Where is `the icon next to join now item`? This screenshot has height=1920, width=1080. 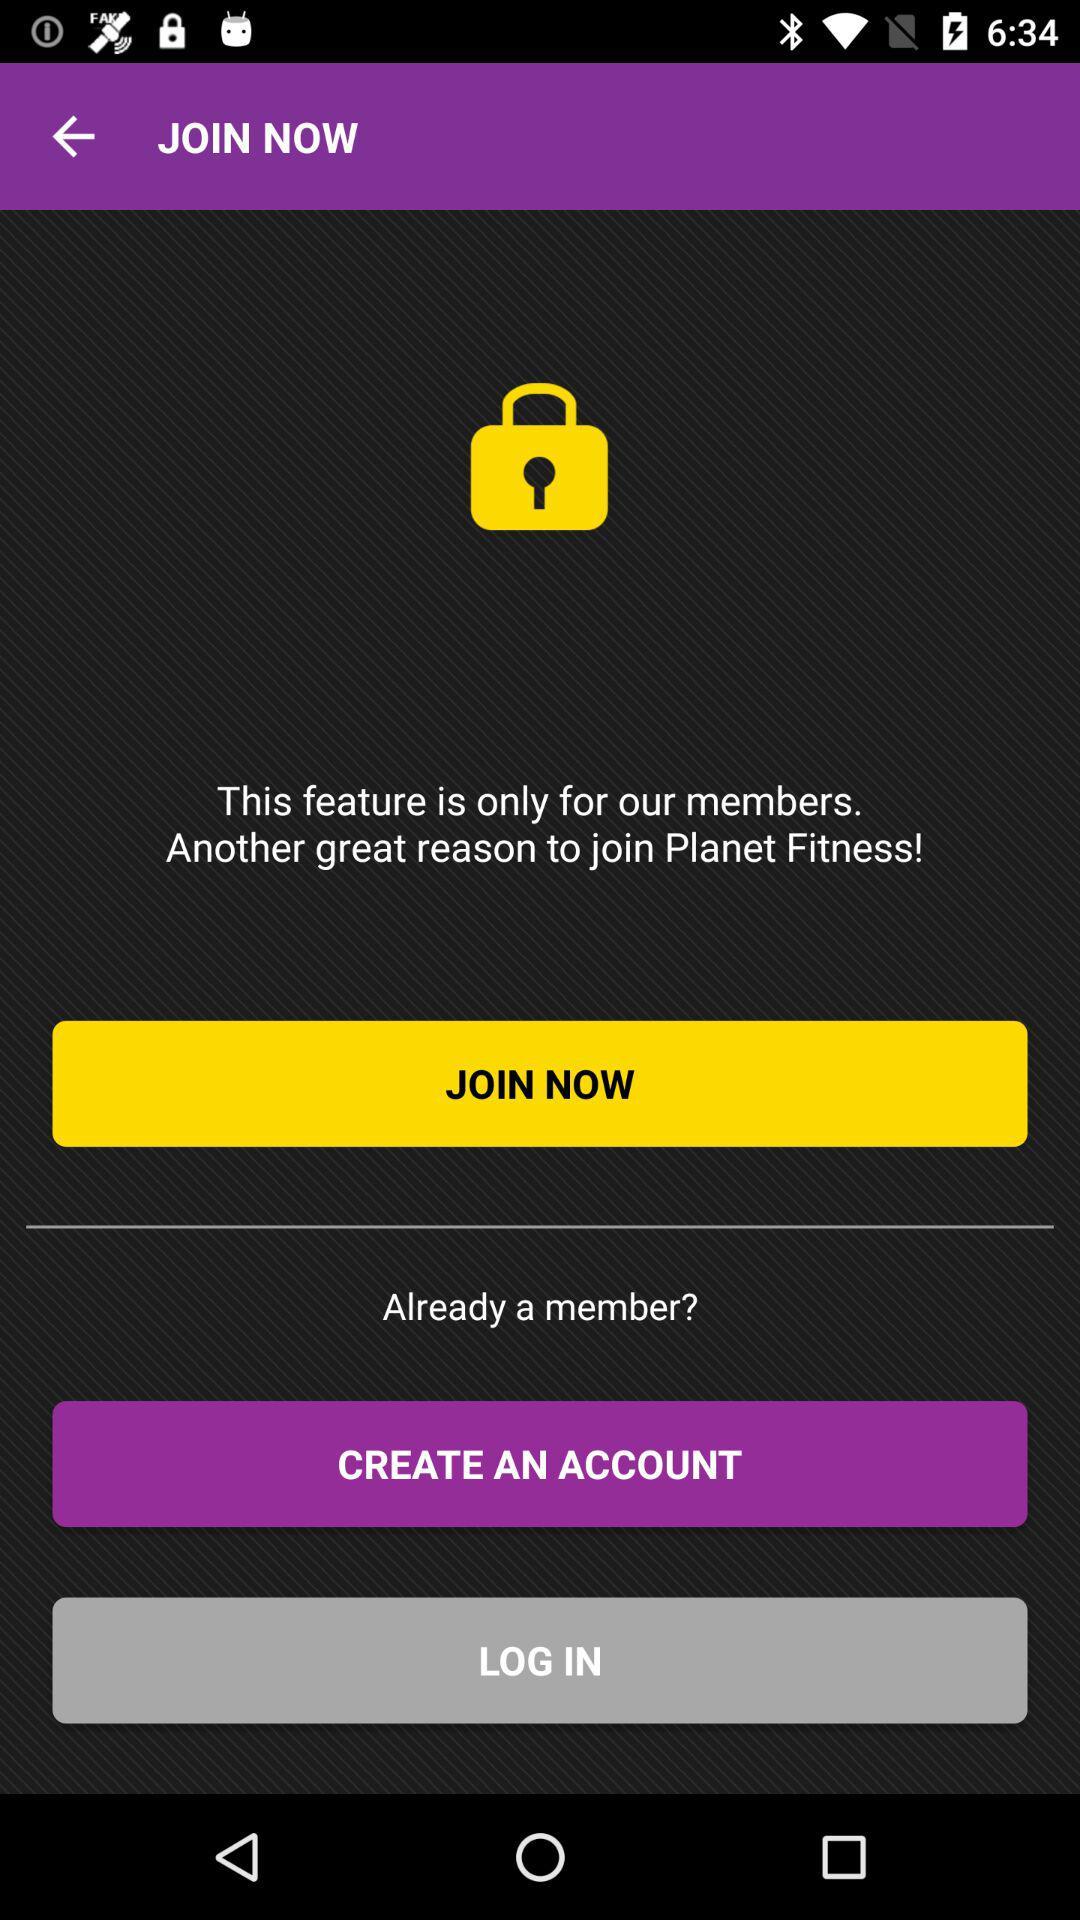
the icon next to join now item is located at coordinates (72, 135).